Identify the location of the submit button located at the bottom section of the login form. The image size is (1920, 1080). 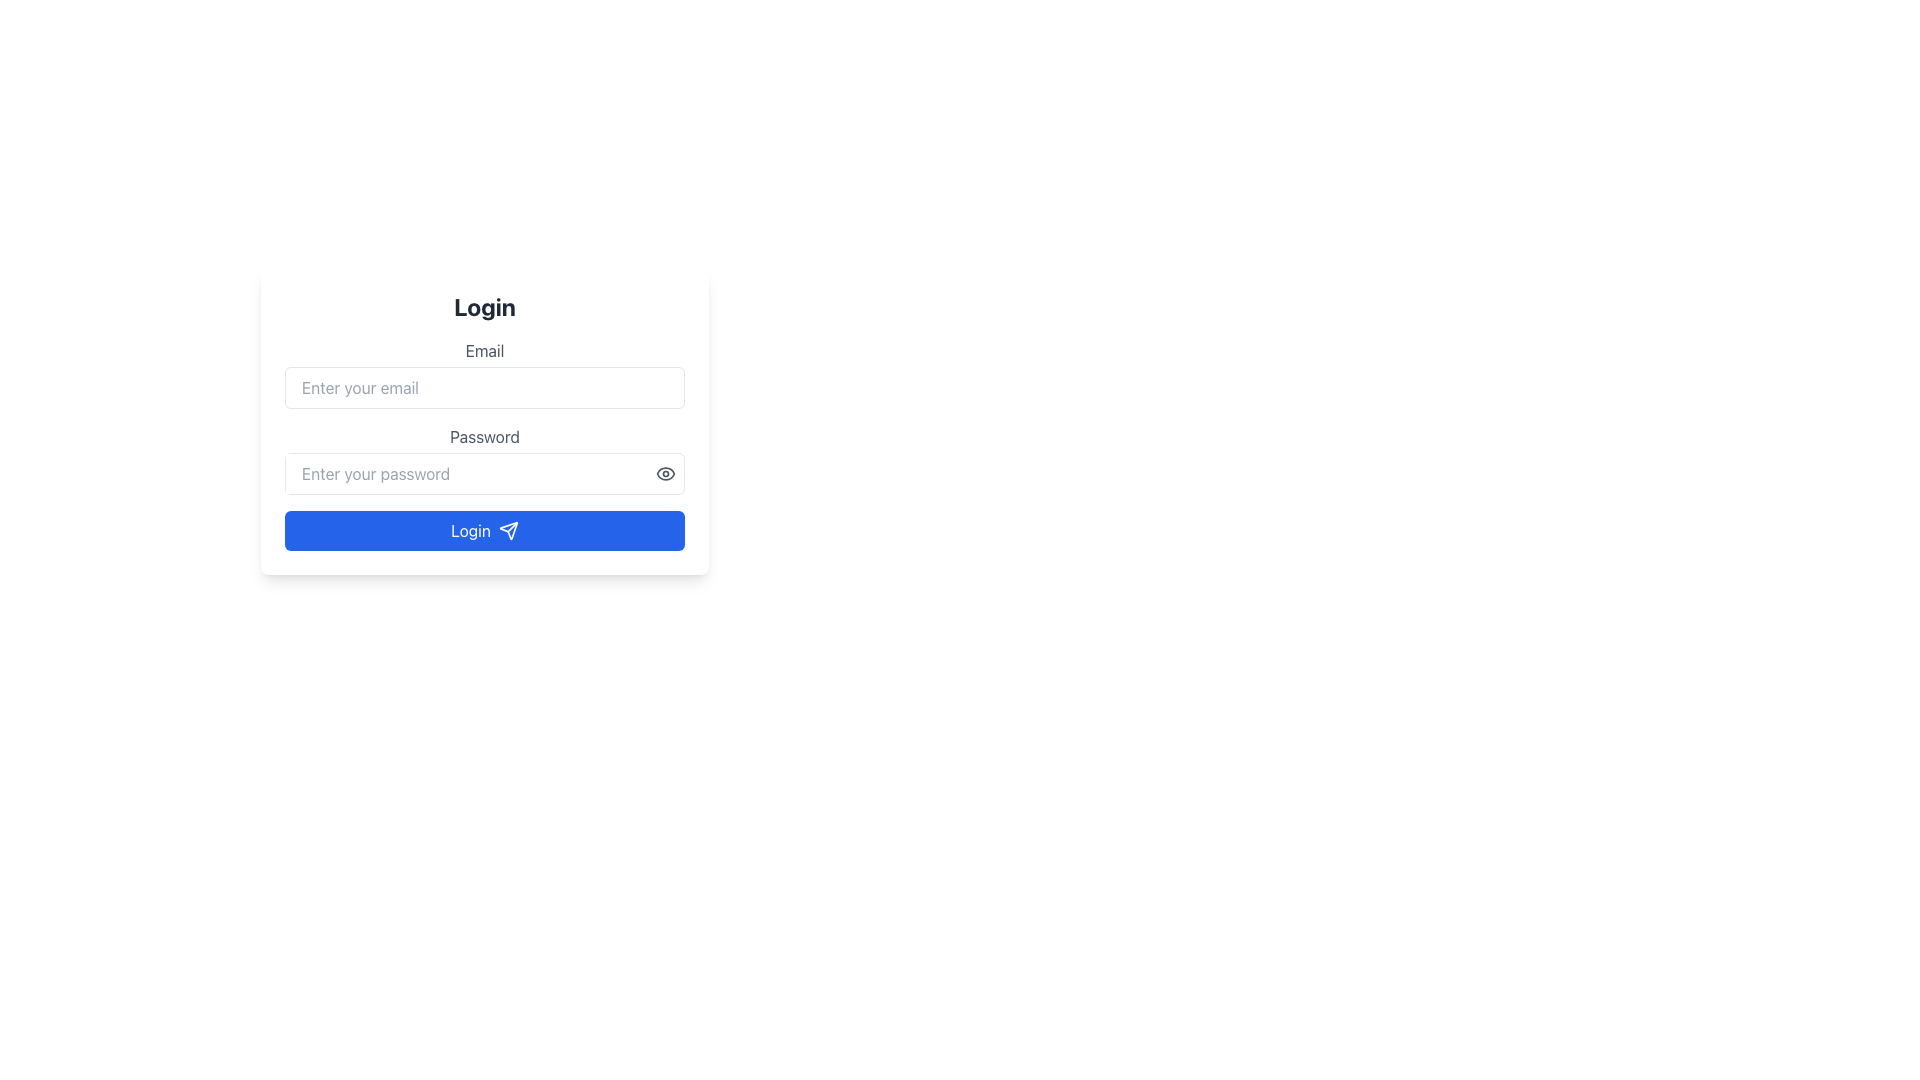
(681, 499).